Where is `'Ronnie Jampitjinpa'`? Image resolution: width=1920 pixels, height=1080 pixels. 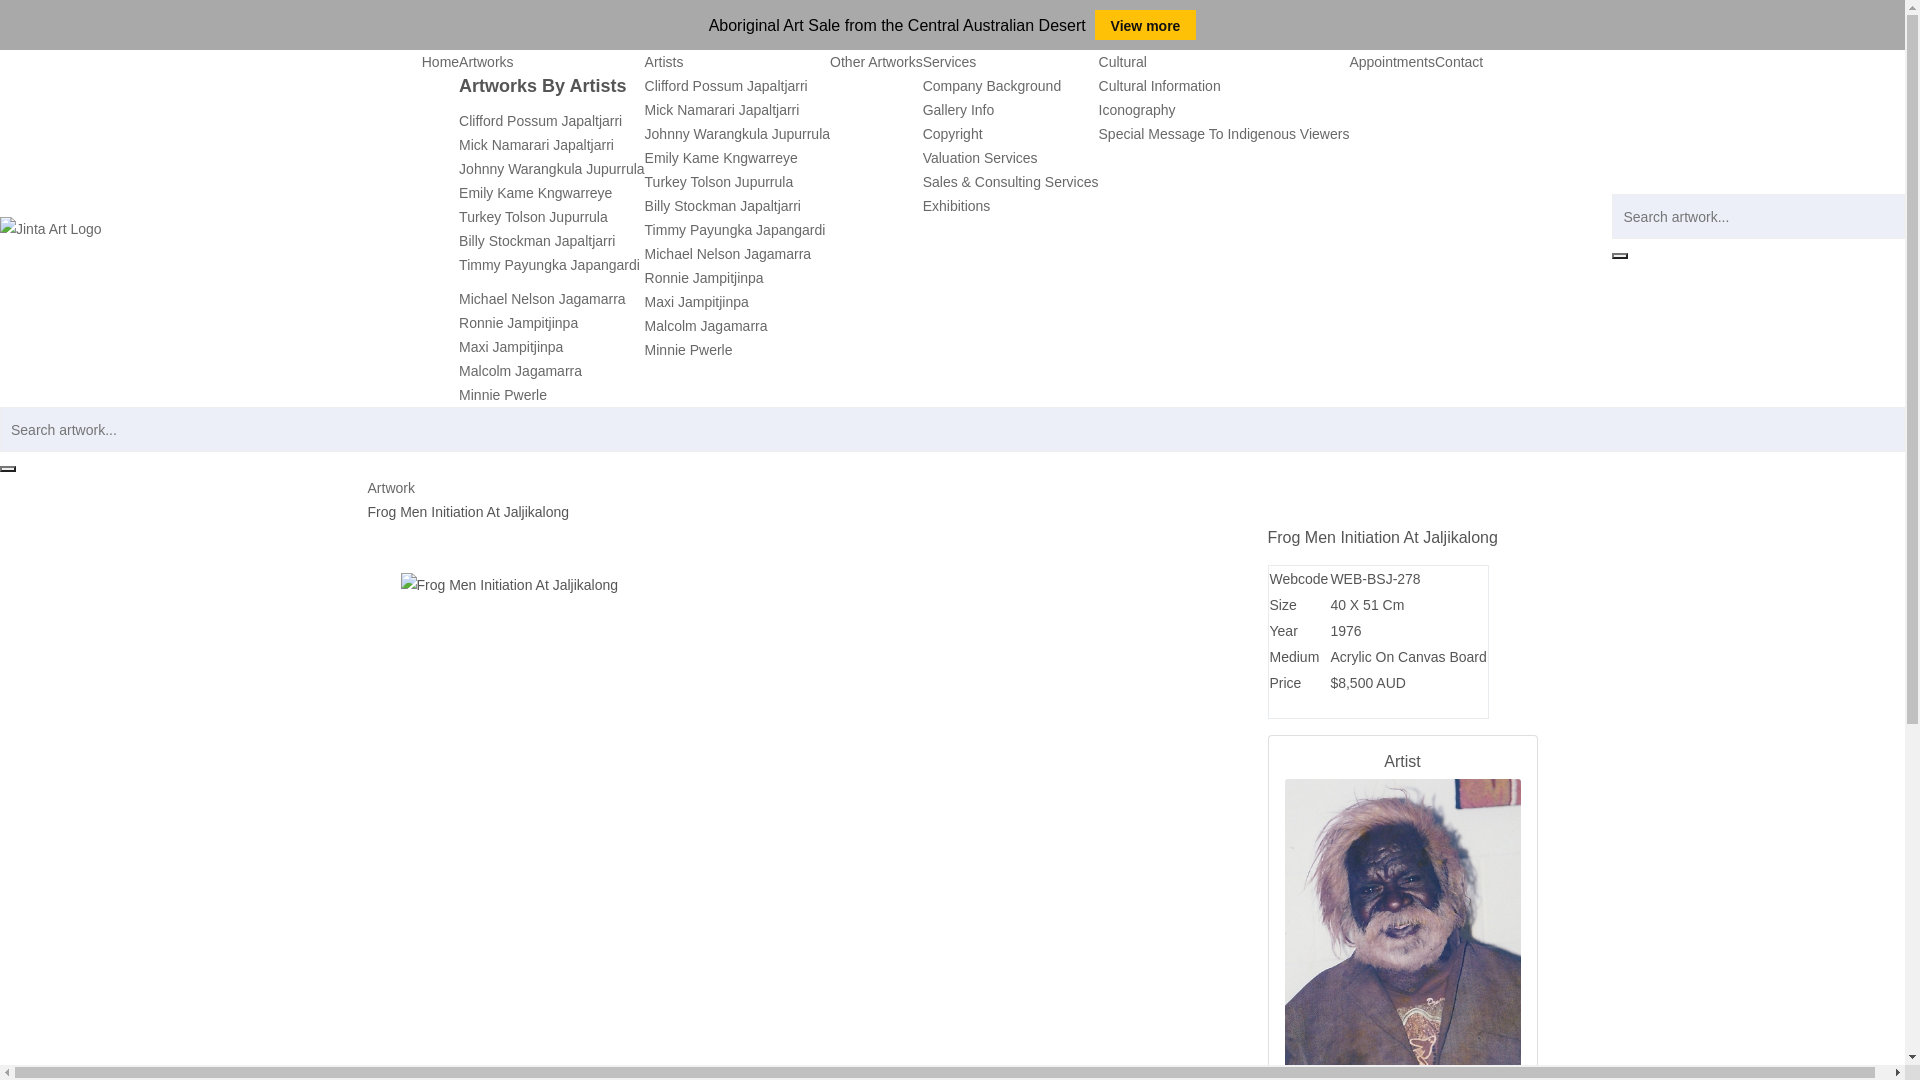 'Ronnie Jampitjinpa' is located at coordinates (518, 322).